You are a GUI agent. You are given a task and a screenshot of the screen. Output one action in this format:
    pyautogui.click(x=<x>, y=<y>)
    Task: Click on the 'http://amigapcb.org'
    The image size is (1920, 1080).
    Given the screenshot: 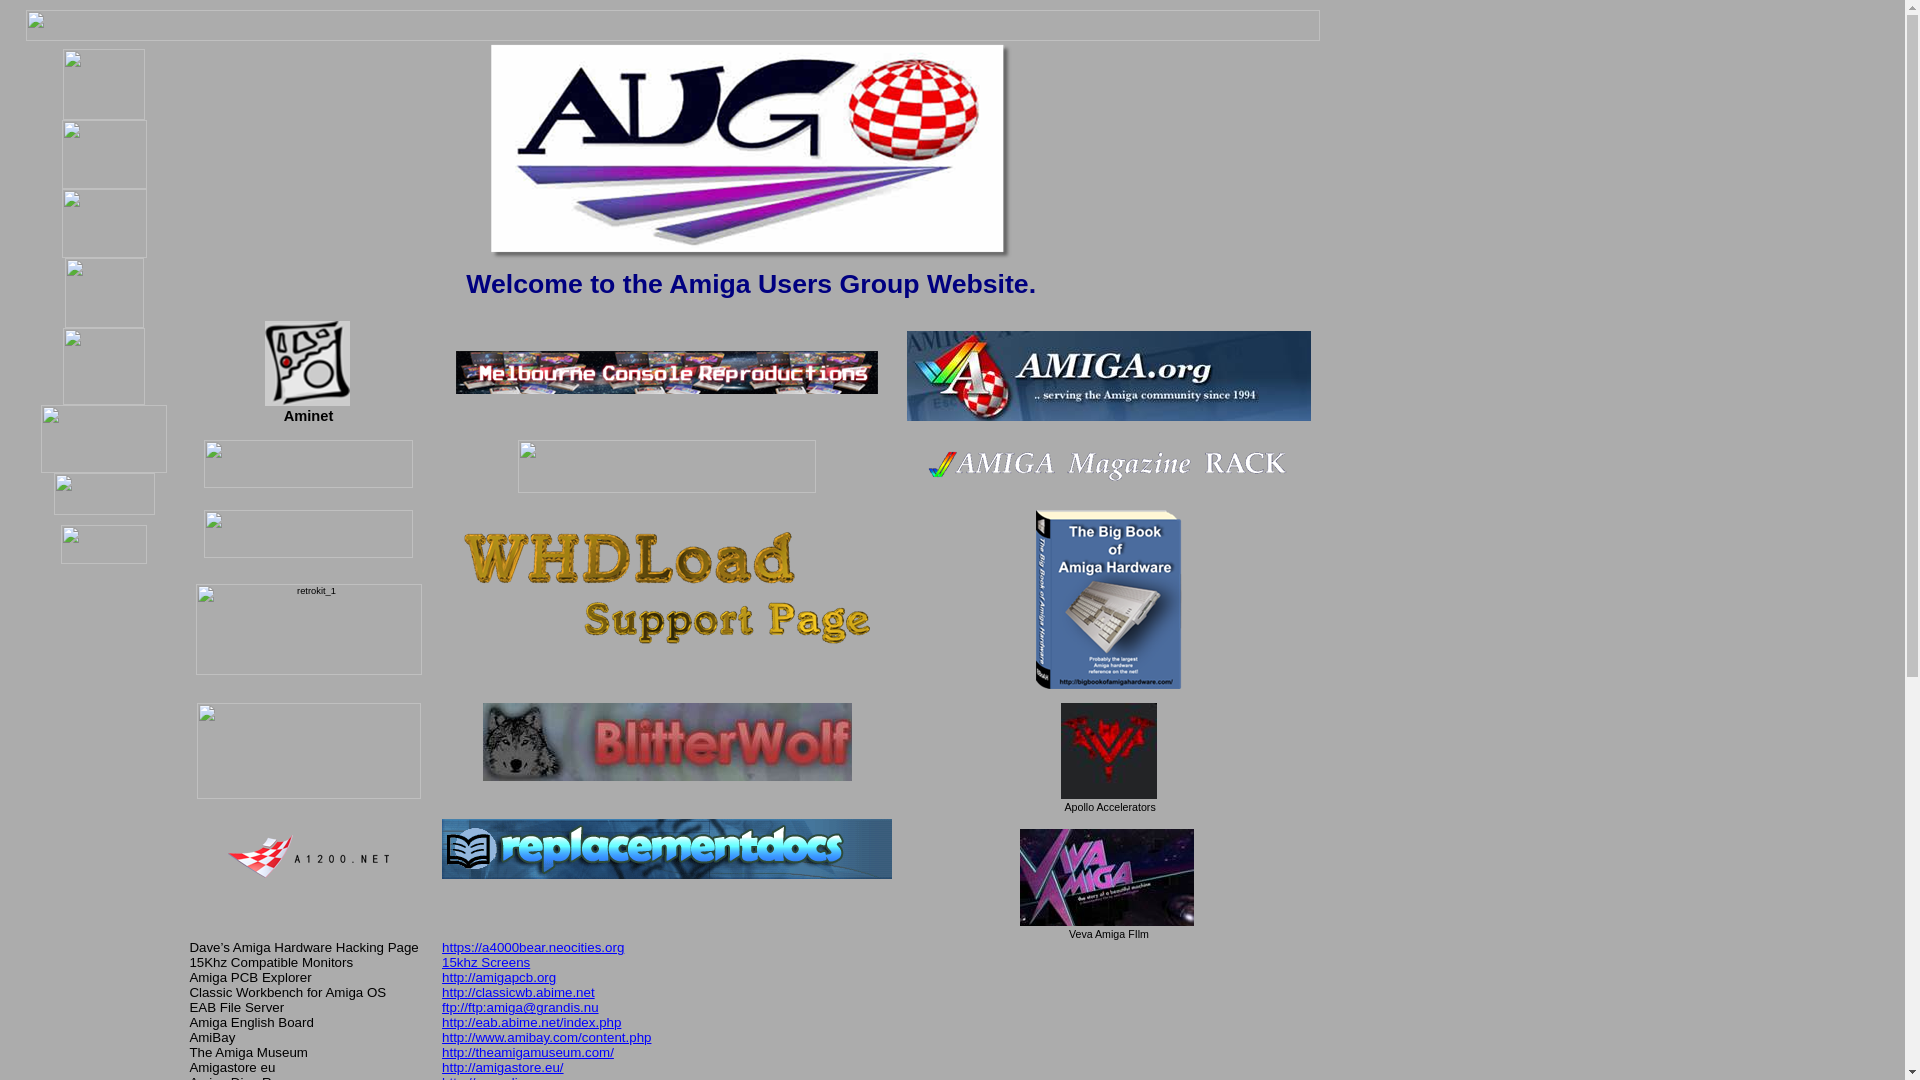 What is the action you would take?
    pyautogui.click(x=499, y=976)
    